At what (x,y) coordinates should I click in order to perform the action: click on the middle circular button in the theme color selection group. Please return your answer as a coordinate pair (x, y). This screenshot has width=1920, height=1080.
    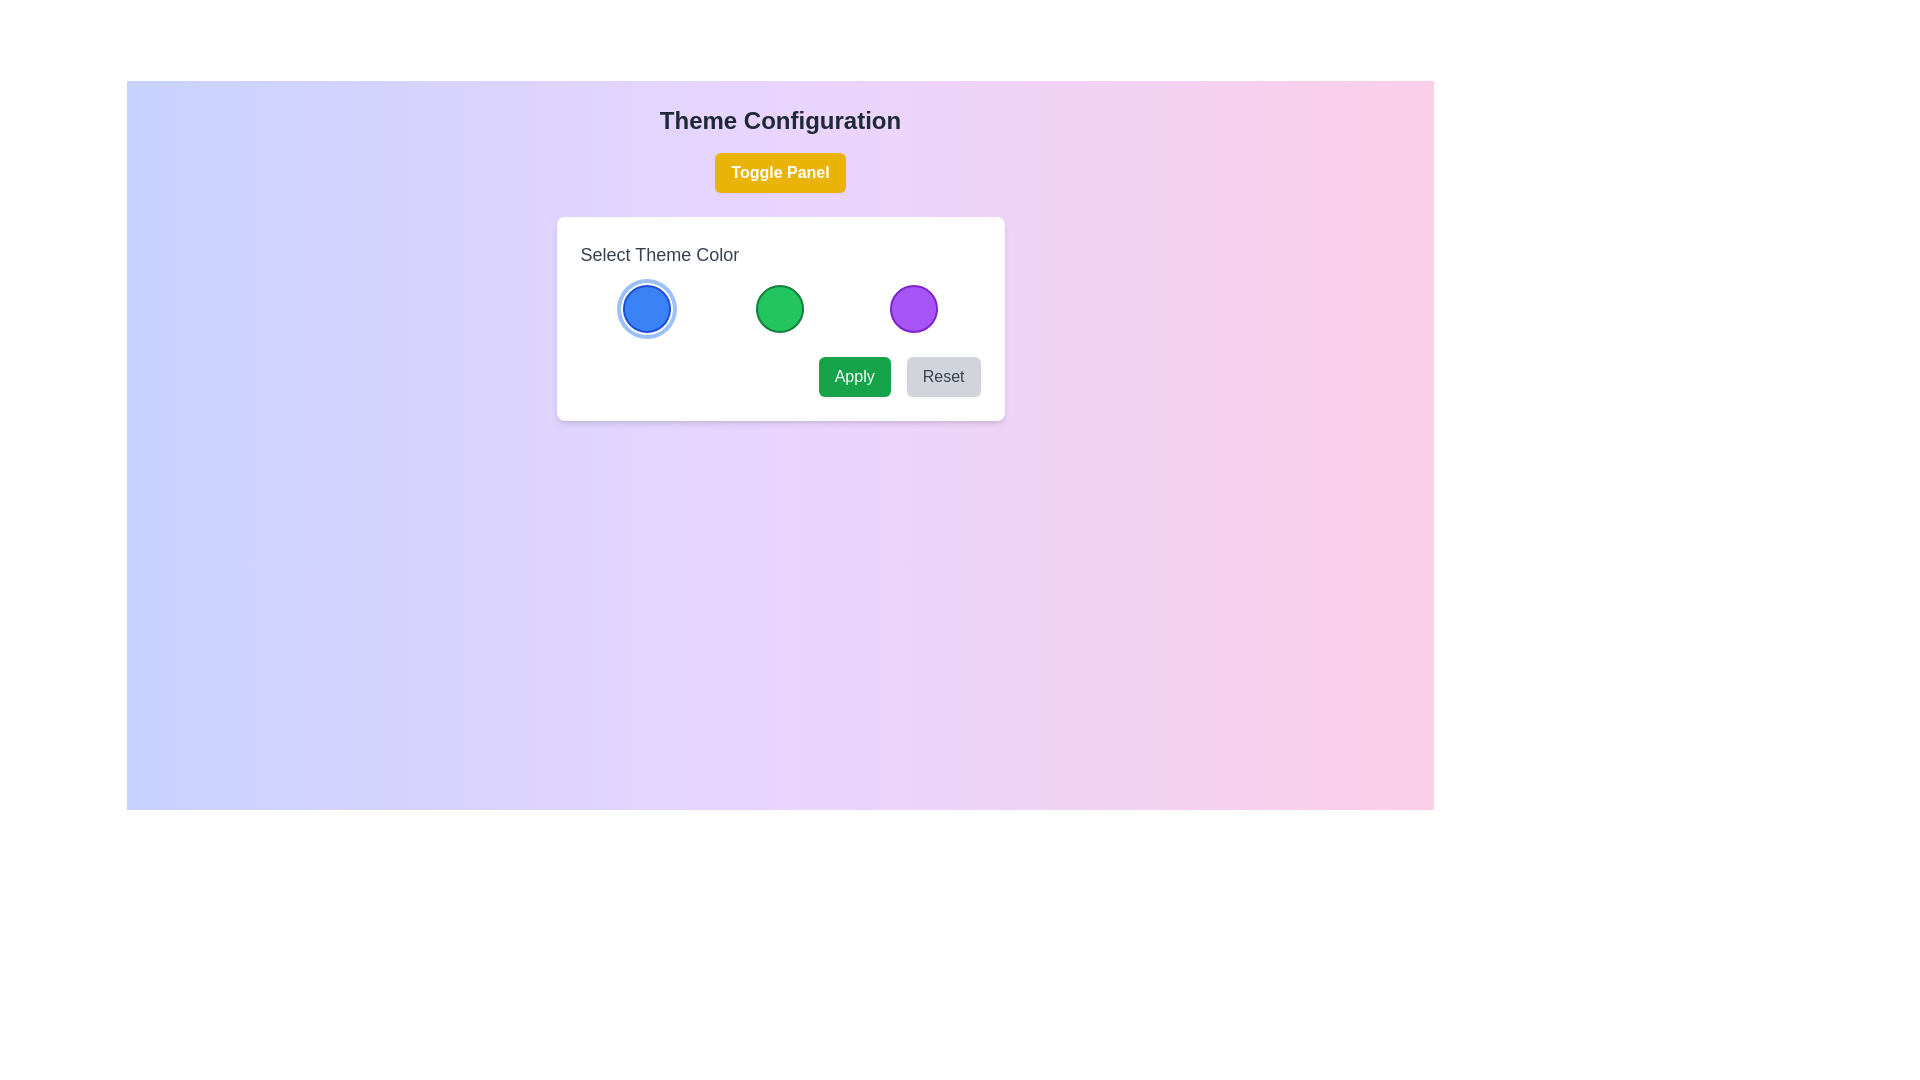
    Looking at the image, I should click on (779, 308).